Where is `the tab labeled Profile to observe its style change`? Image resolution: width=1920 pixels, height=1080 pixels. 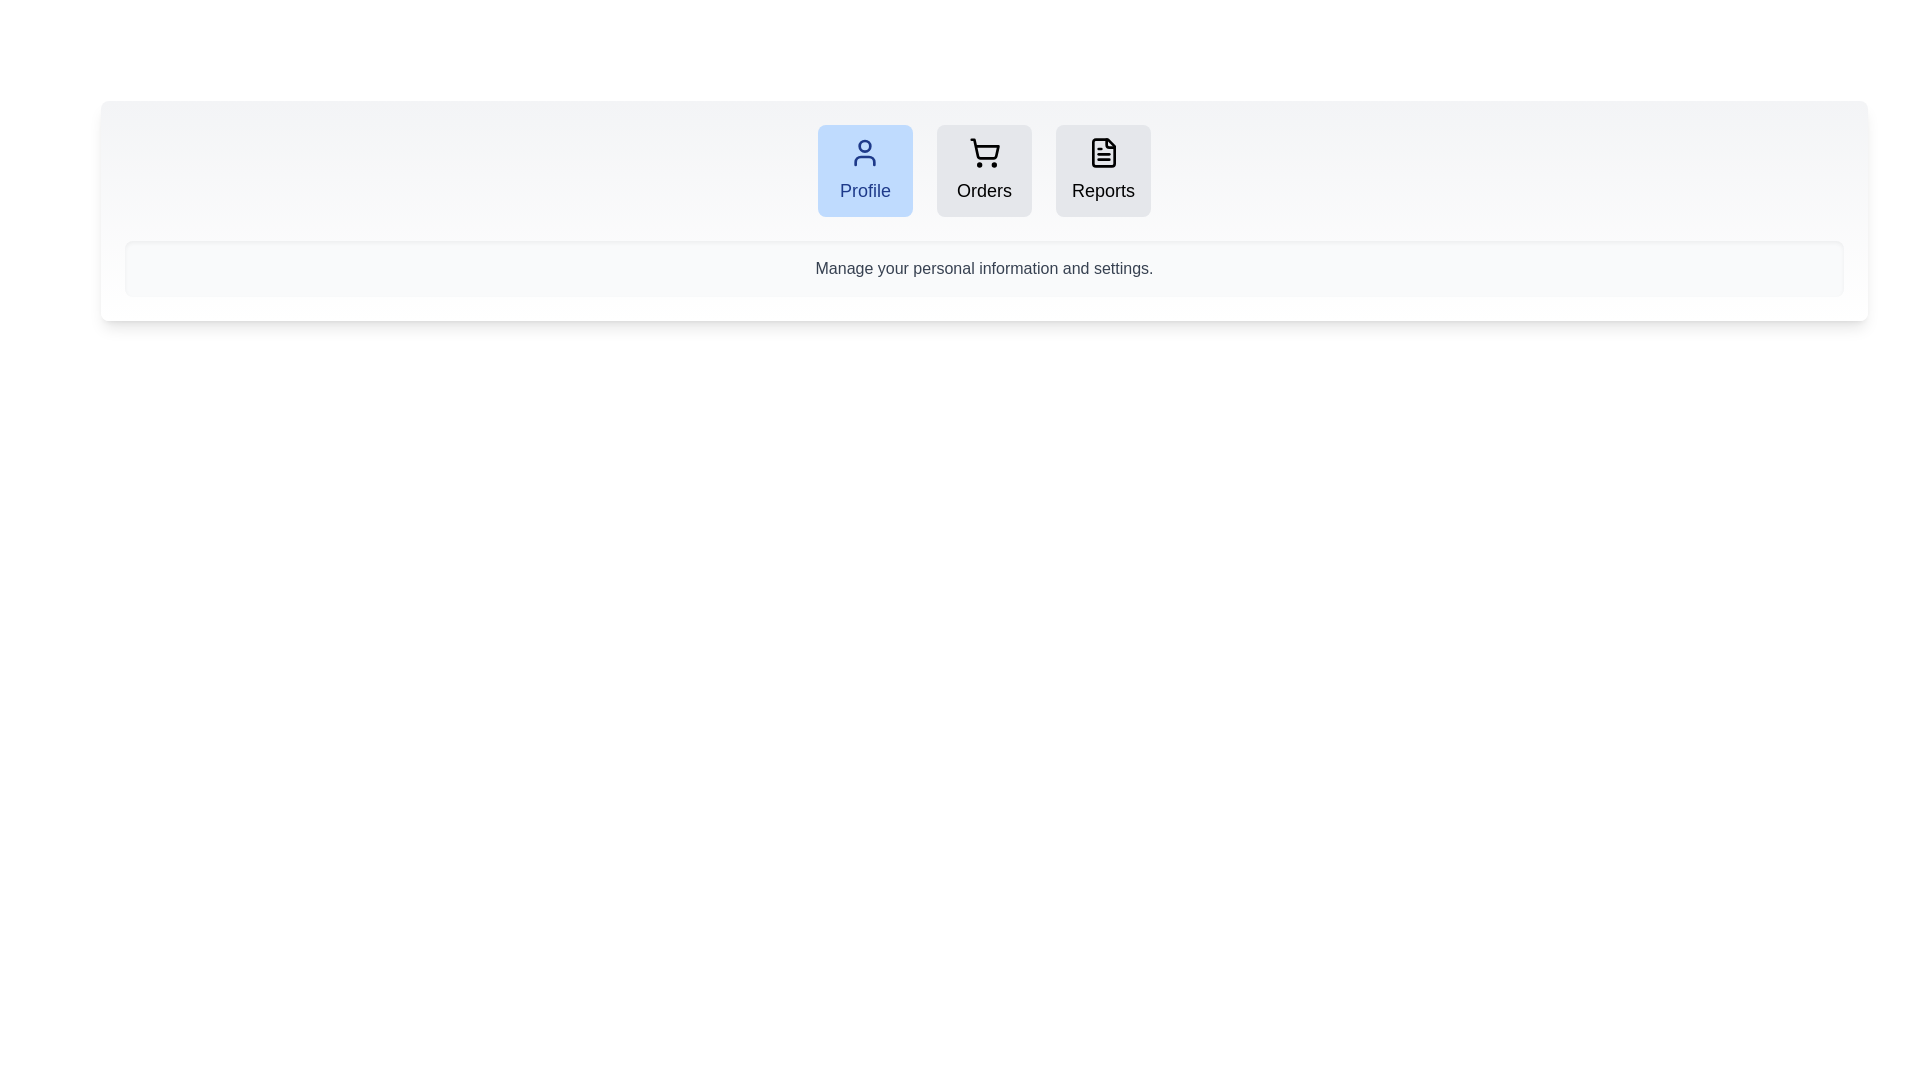
the tab labeled Profile to observe its style change is located at coordinates (864, 169).